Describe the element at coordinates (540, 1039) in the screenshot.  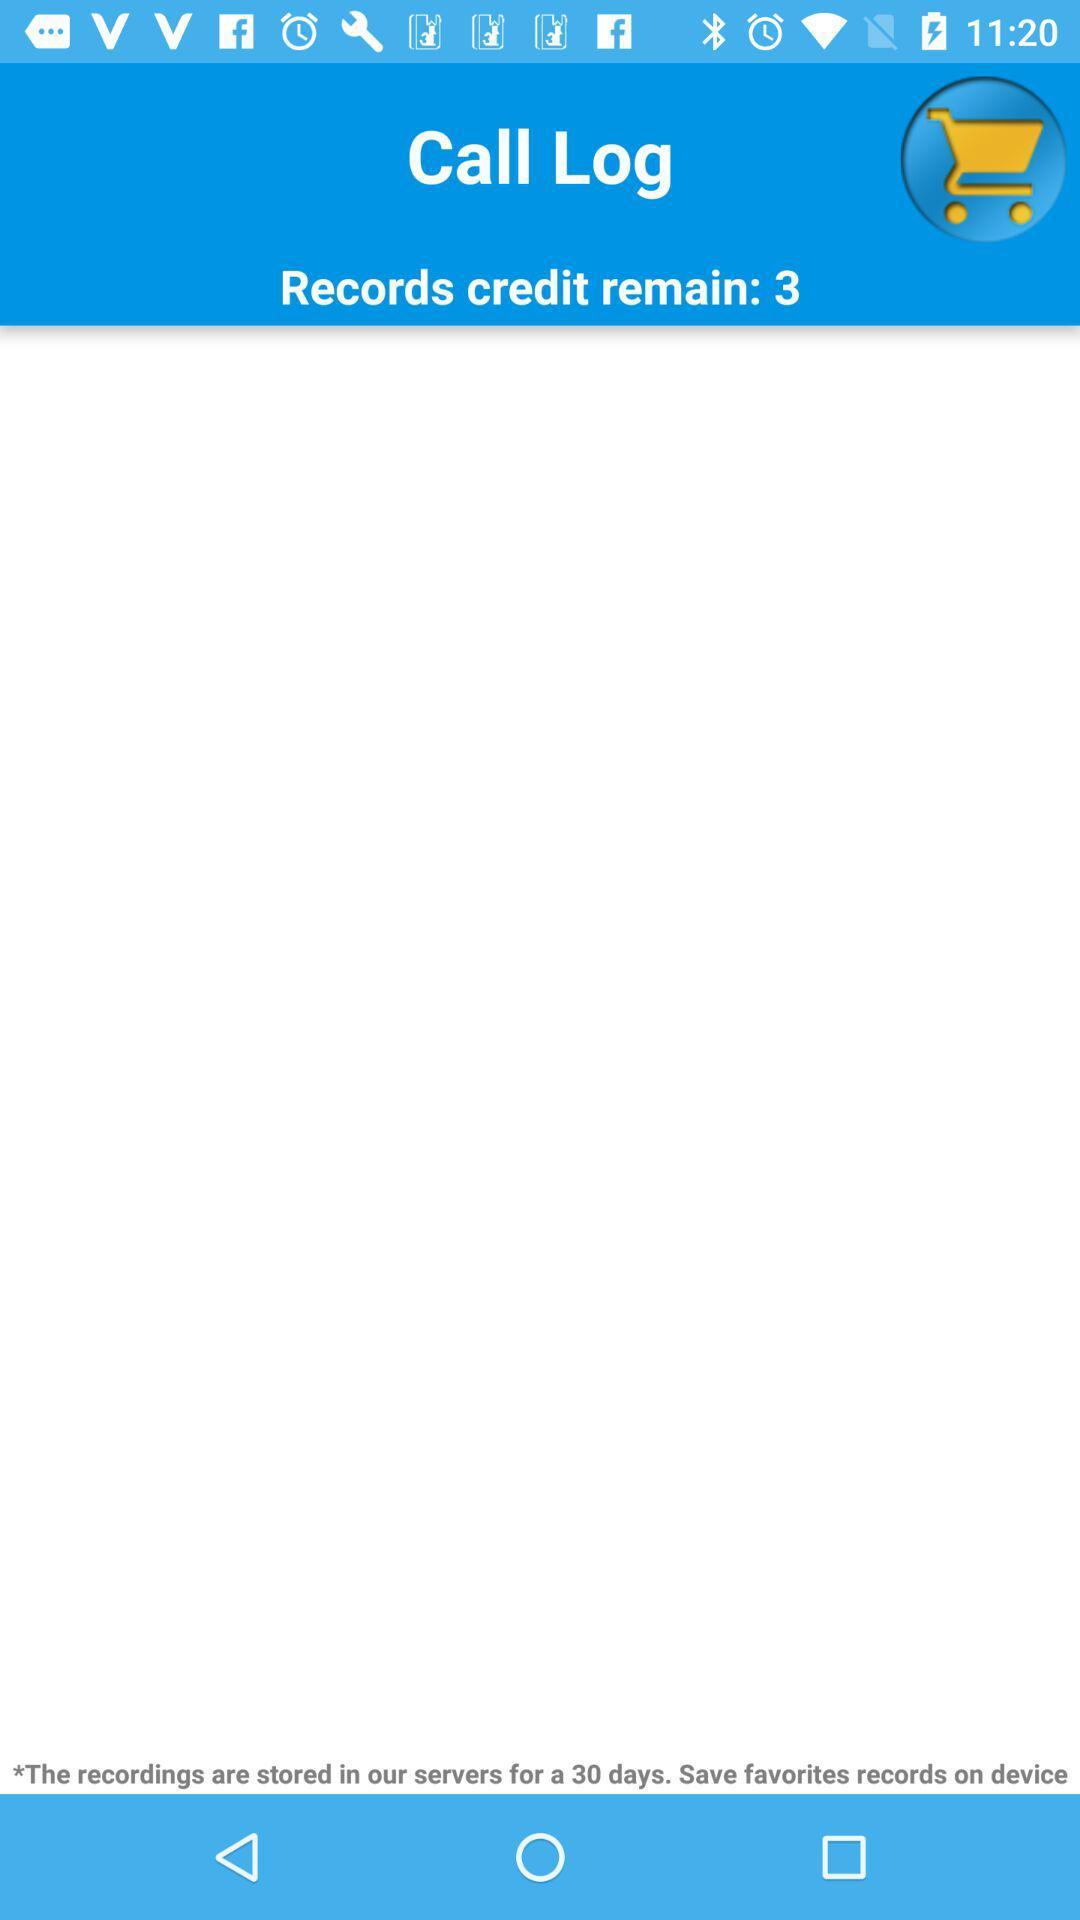
I see `app below the records credit remain app` at that location.